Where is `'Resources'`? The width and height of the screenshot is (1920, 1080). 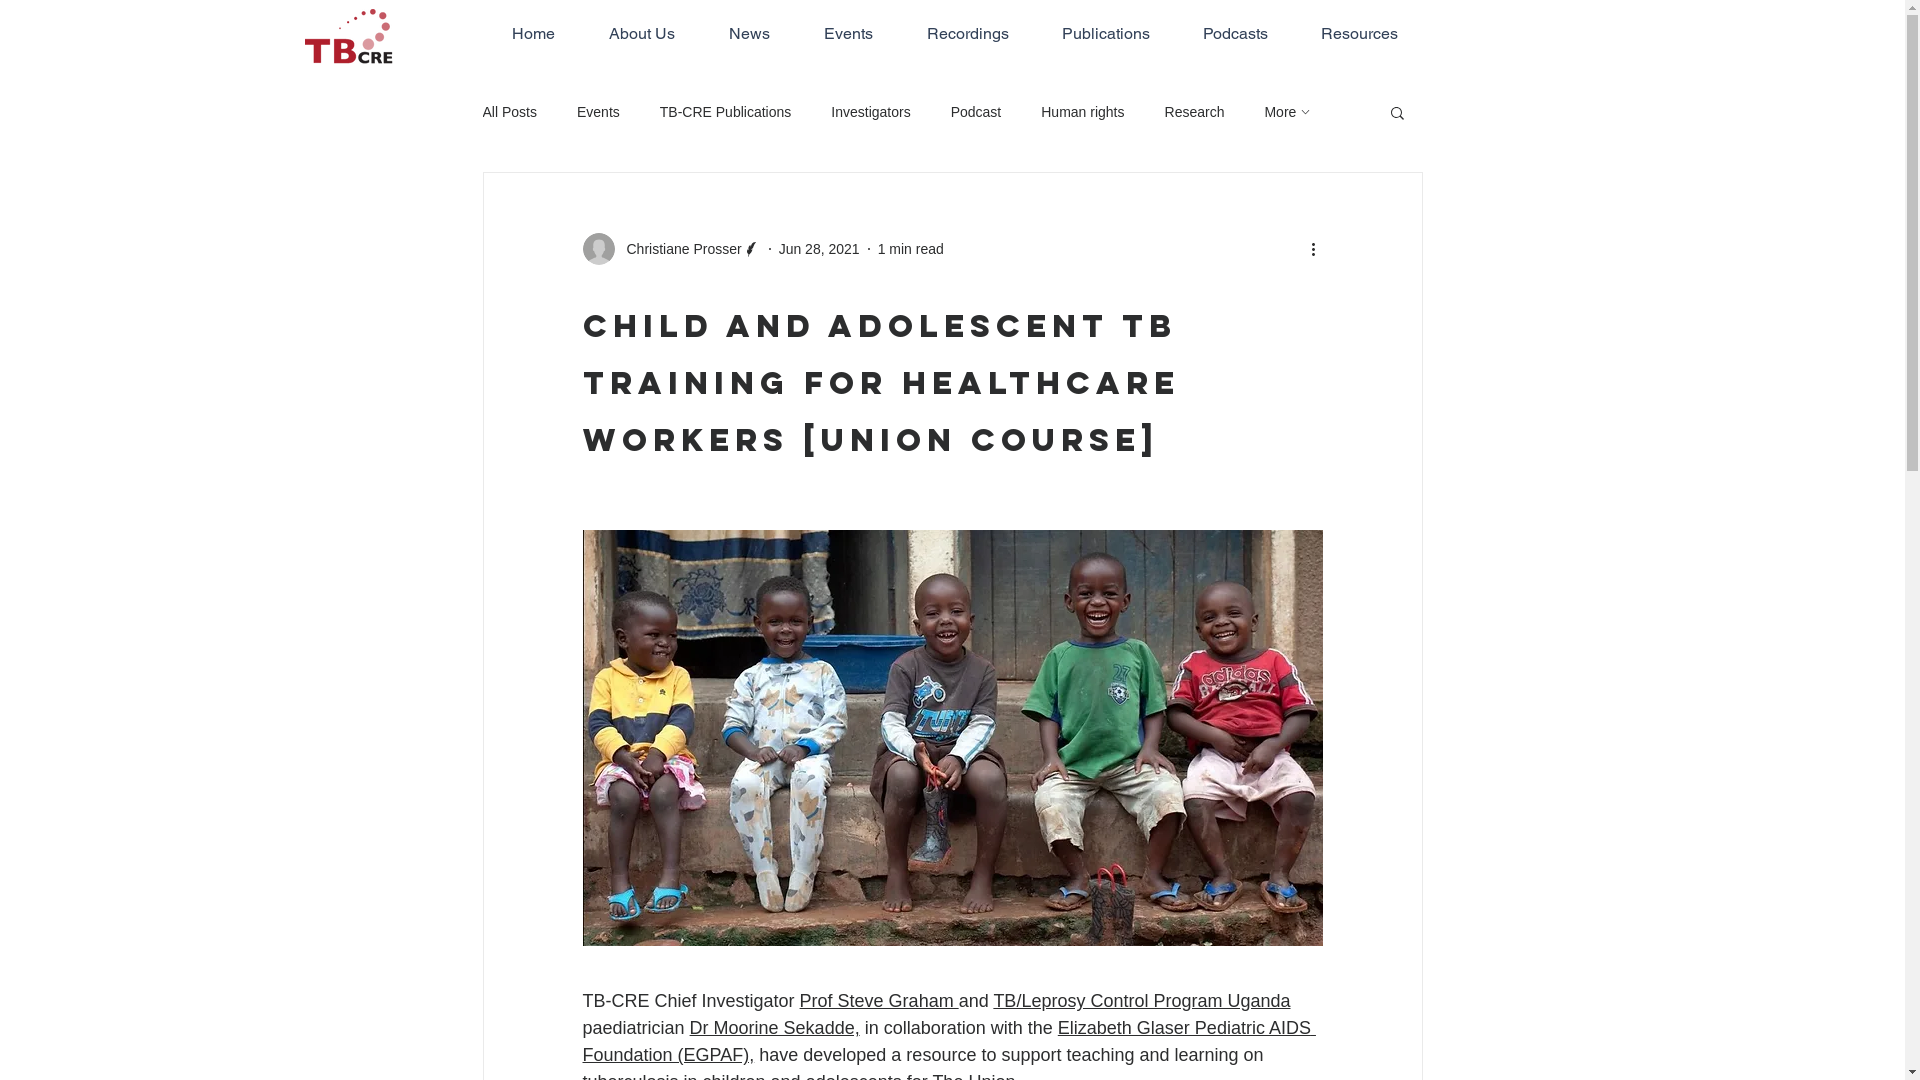
'Resources' is located at coordinates (1358, 33).